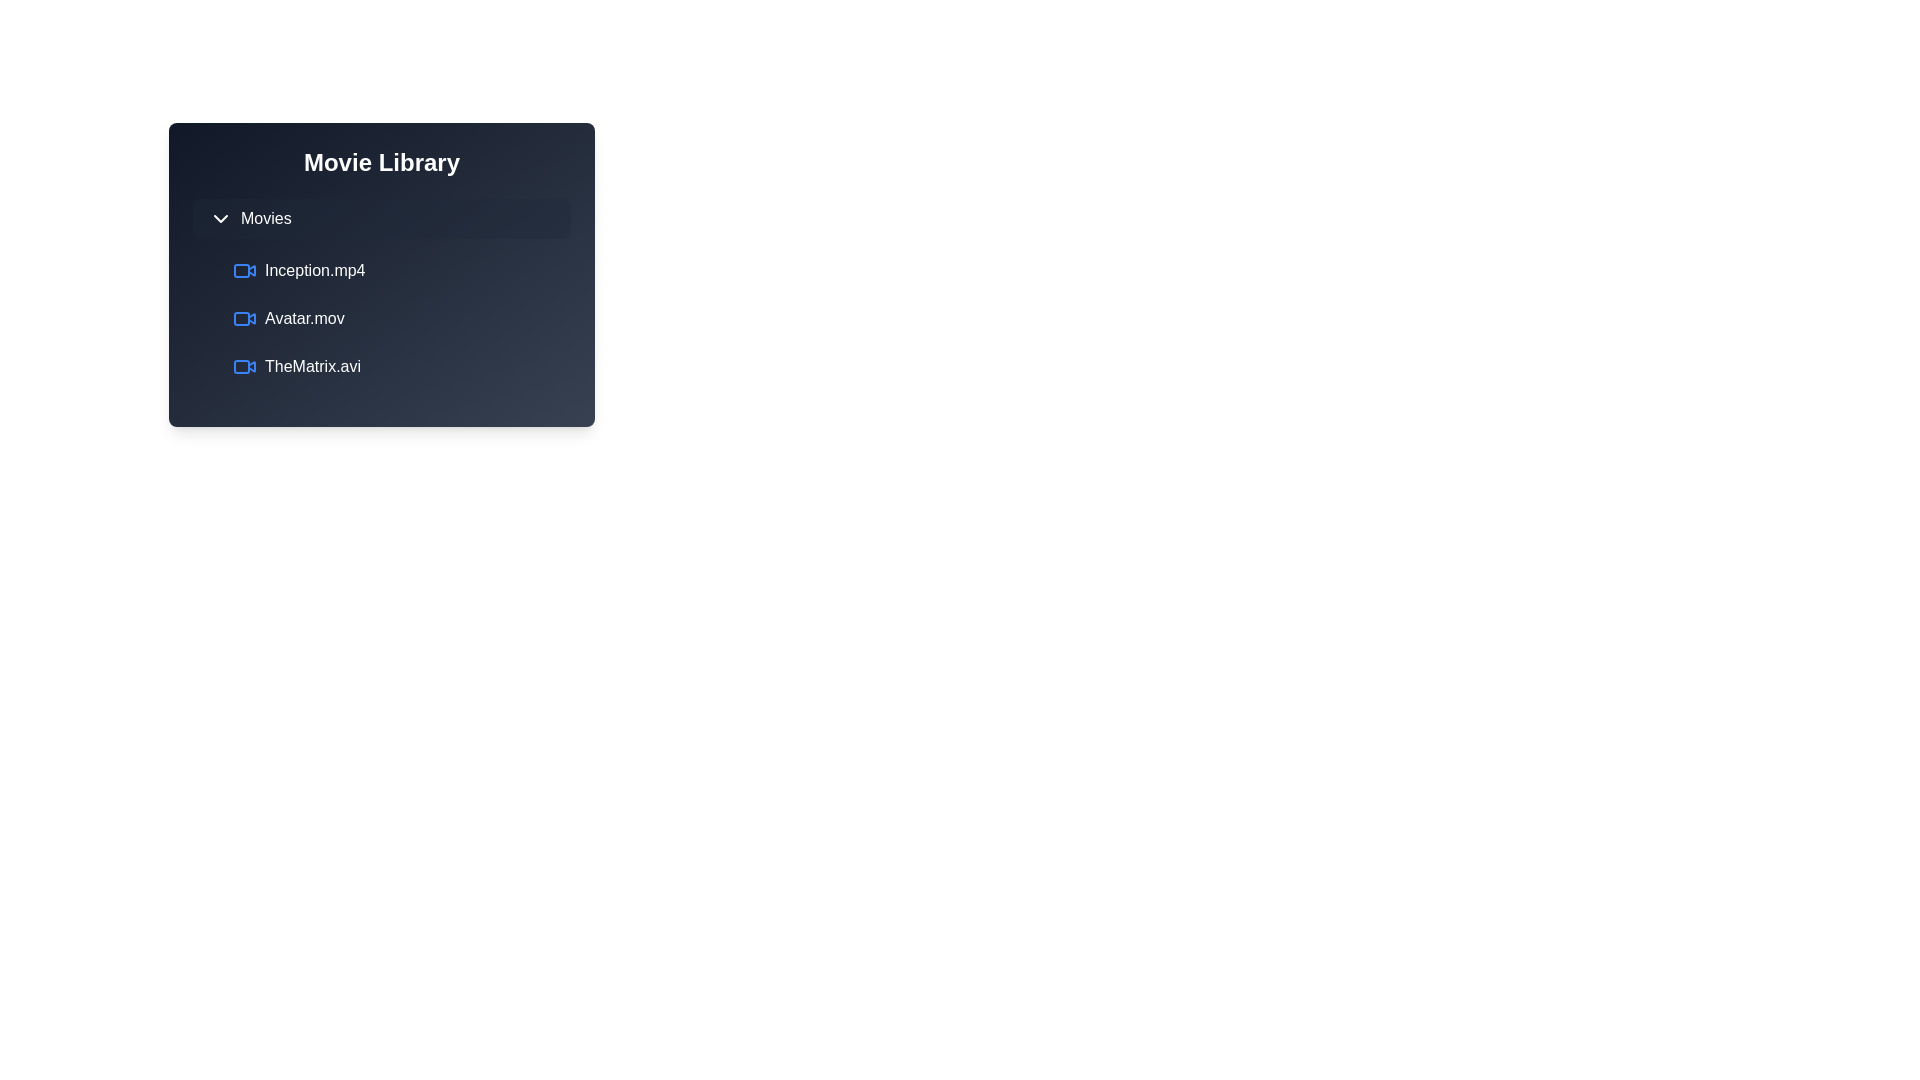 The image size is (1920, 1080). What do you see at coordinates (398, 318) in the screenshot?
I see `the movie item Avatar.mov from the list` at bounding box center [398, 318].